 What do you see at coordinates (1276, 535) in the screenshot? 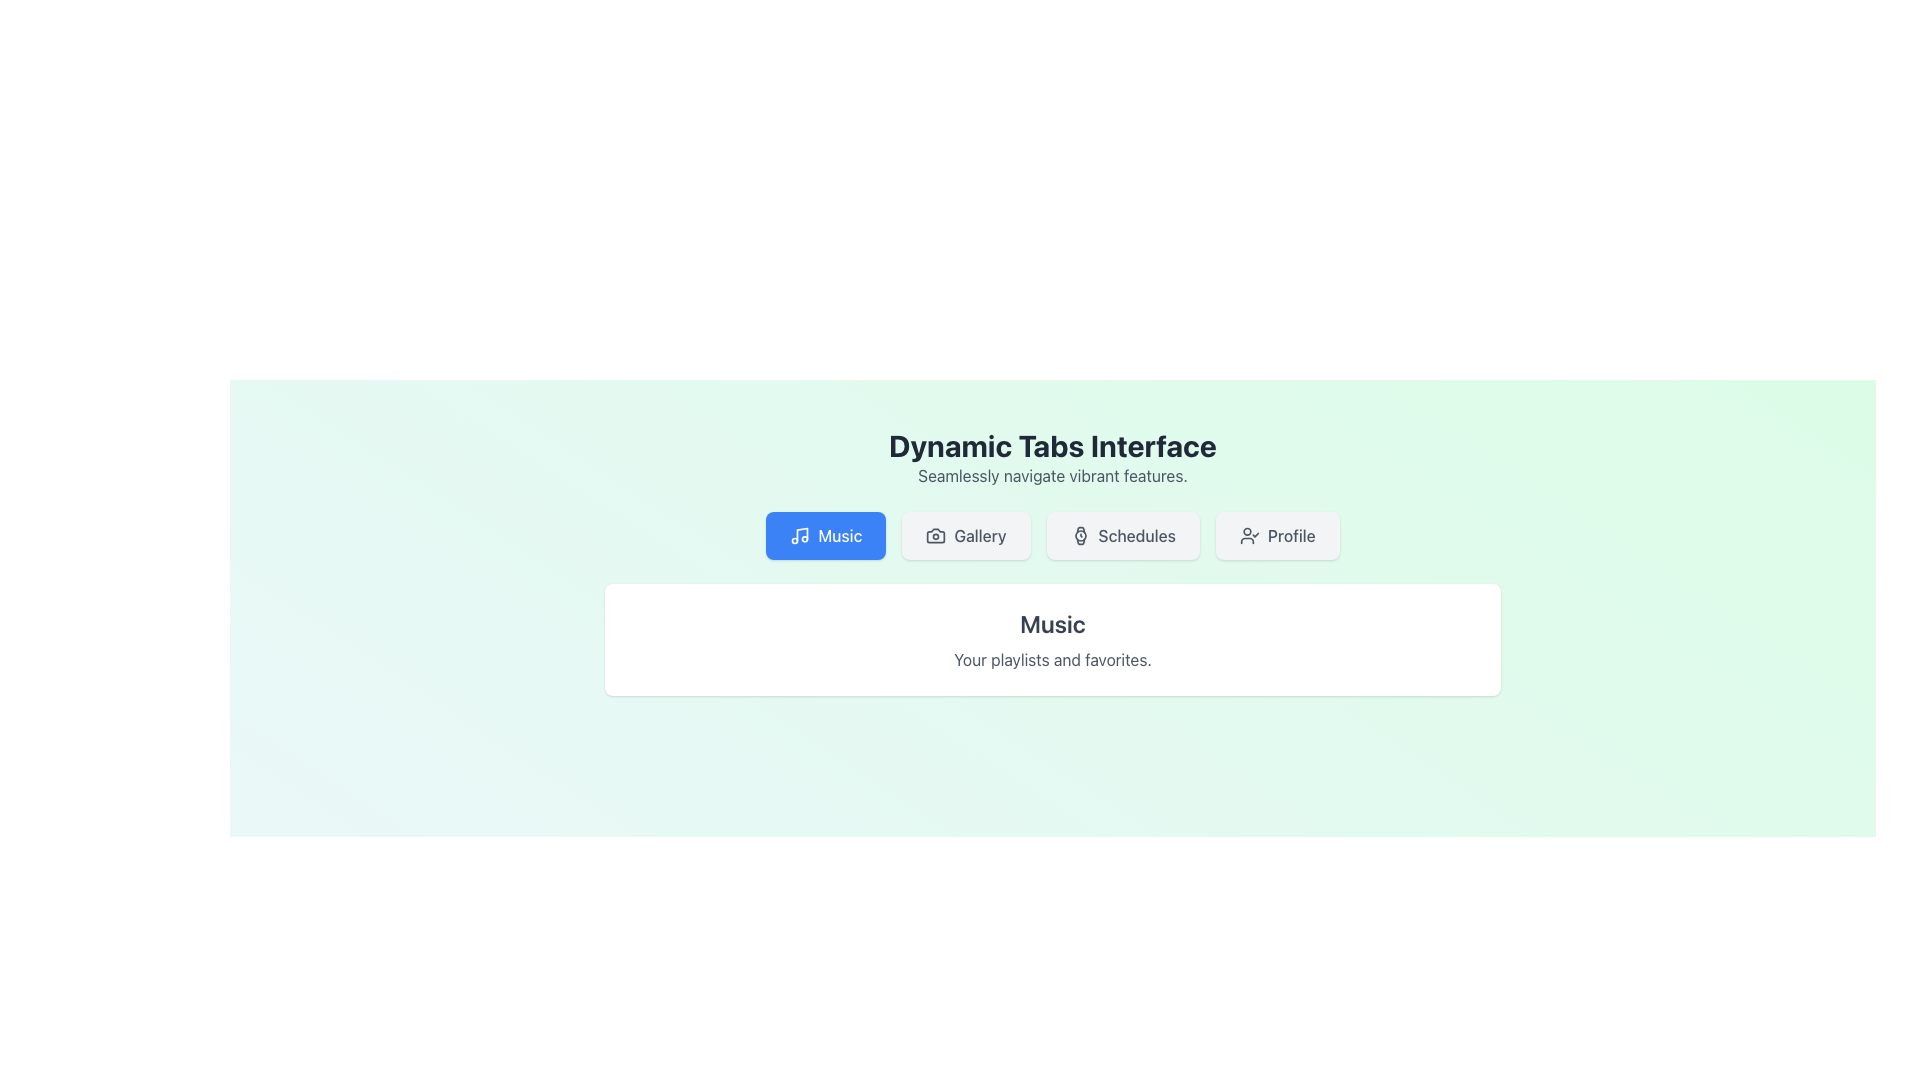
I see `the fourth button in the horizontal row, located to the right of the 'Schedules' button` at bounding box center [1276, 535].